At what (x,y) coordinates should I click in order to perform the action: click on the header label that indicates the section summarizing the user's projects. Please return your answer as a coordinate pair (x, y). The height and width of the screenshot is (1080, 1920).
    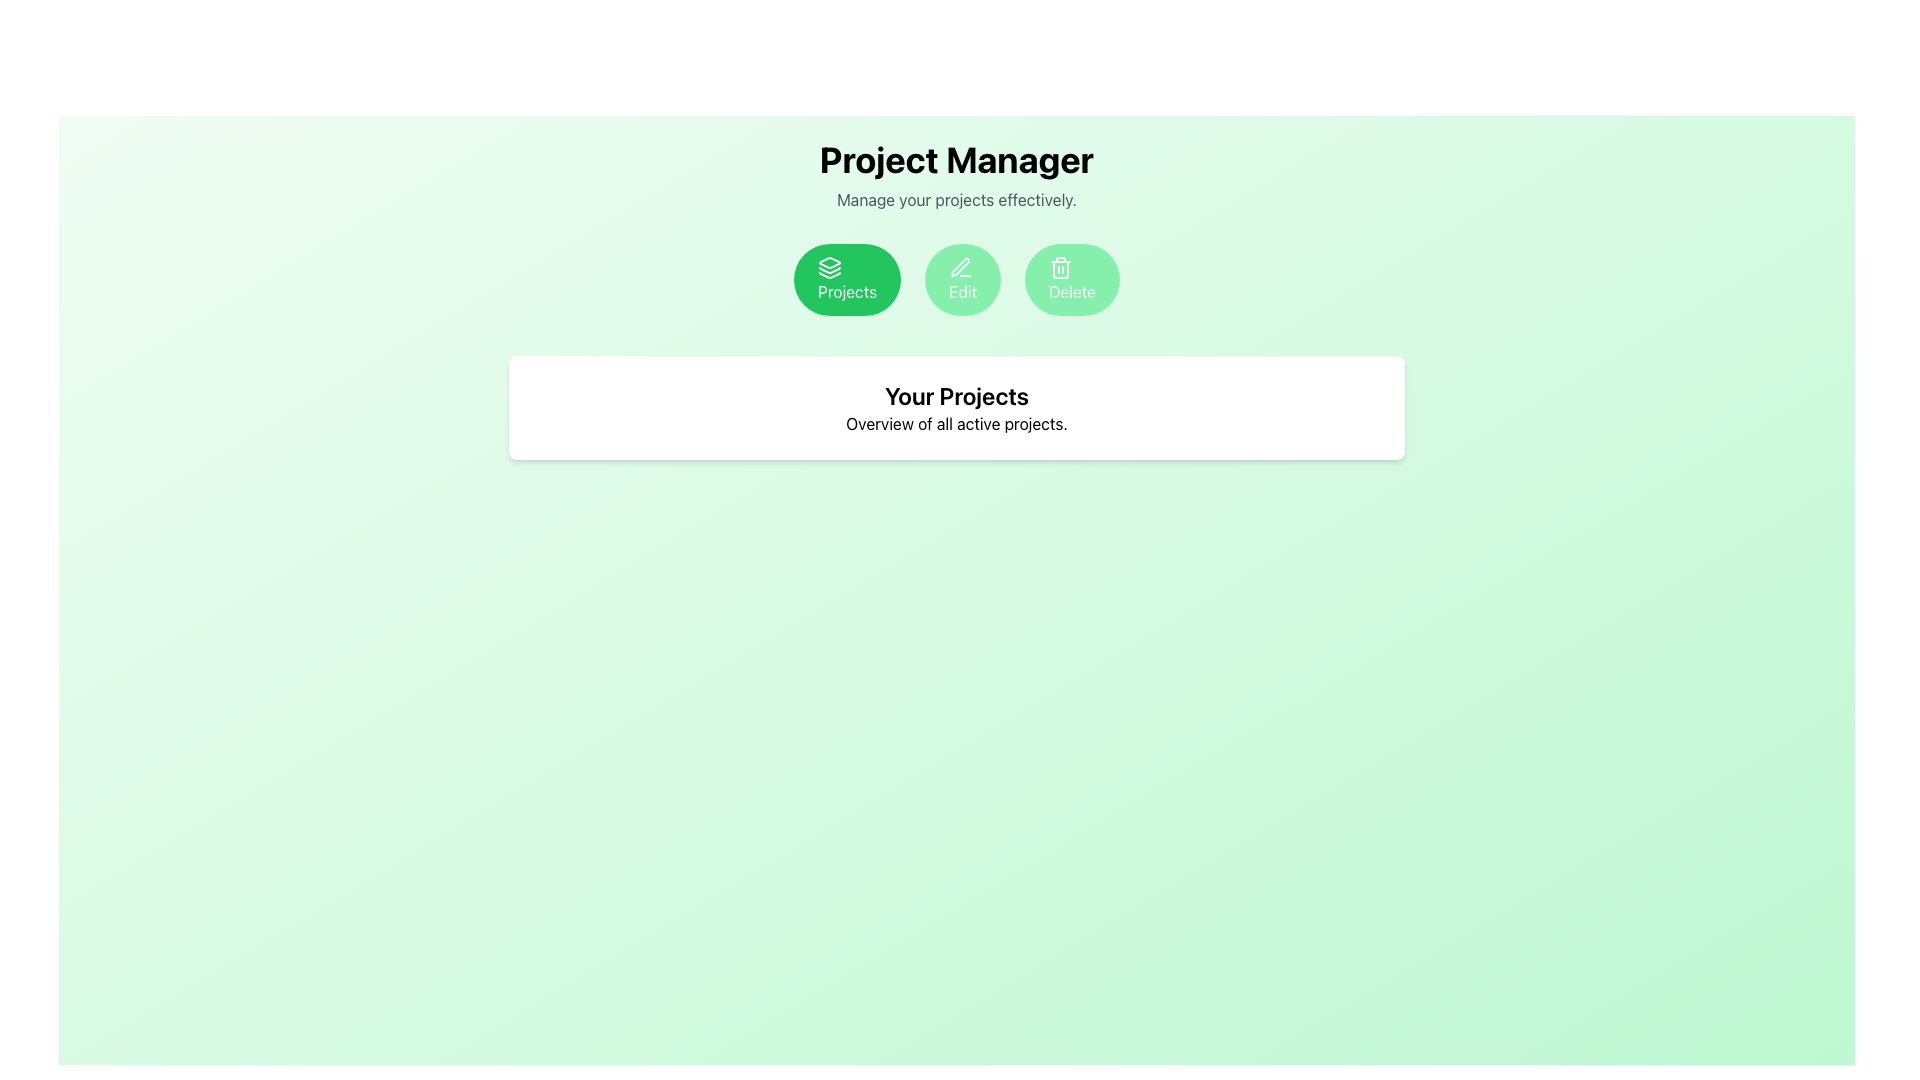
    Looking at the image, I should click on (955, 396).